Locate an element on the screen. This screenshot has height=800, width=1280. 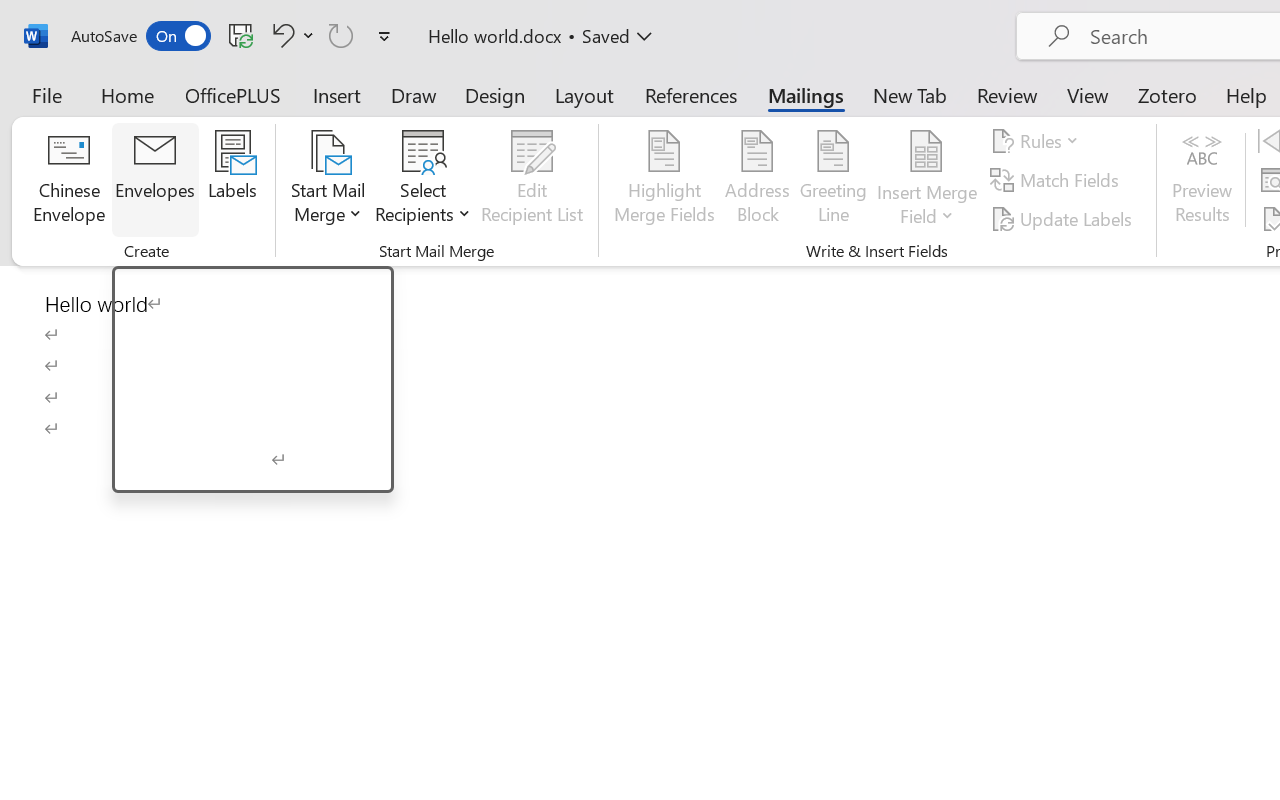
'OfficePLUS' is located at coordinates (233, 94).